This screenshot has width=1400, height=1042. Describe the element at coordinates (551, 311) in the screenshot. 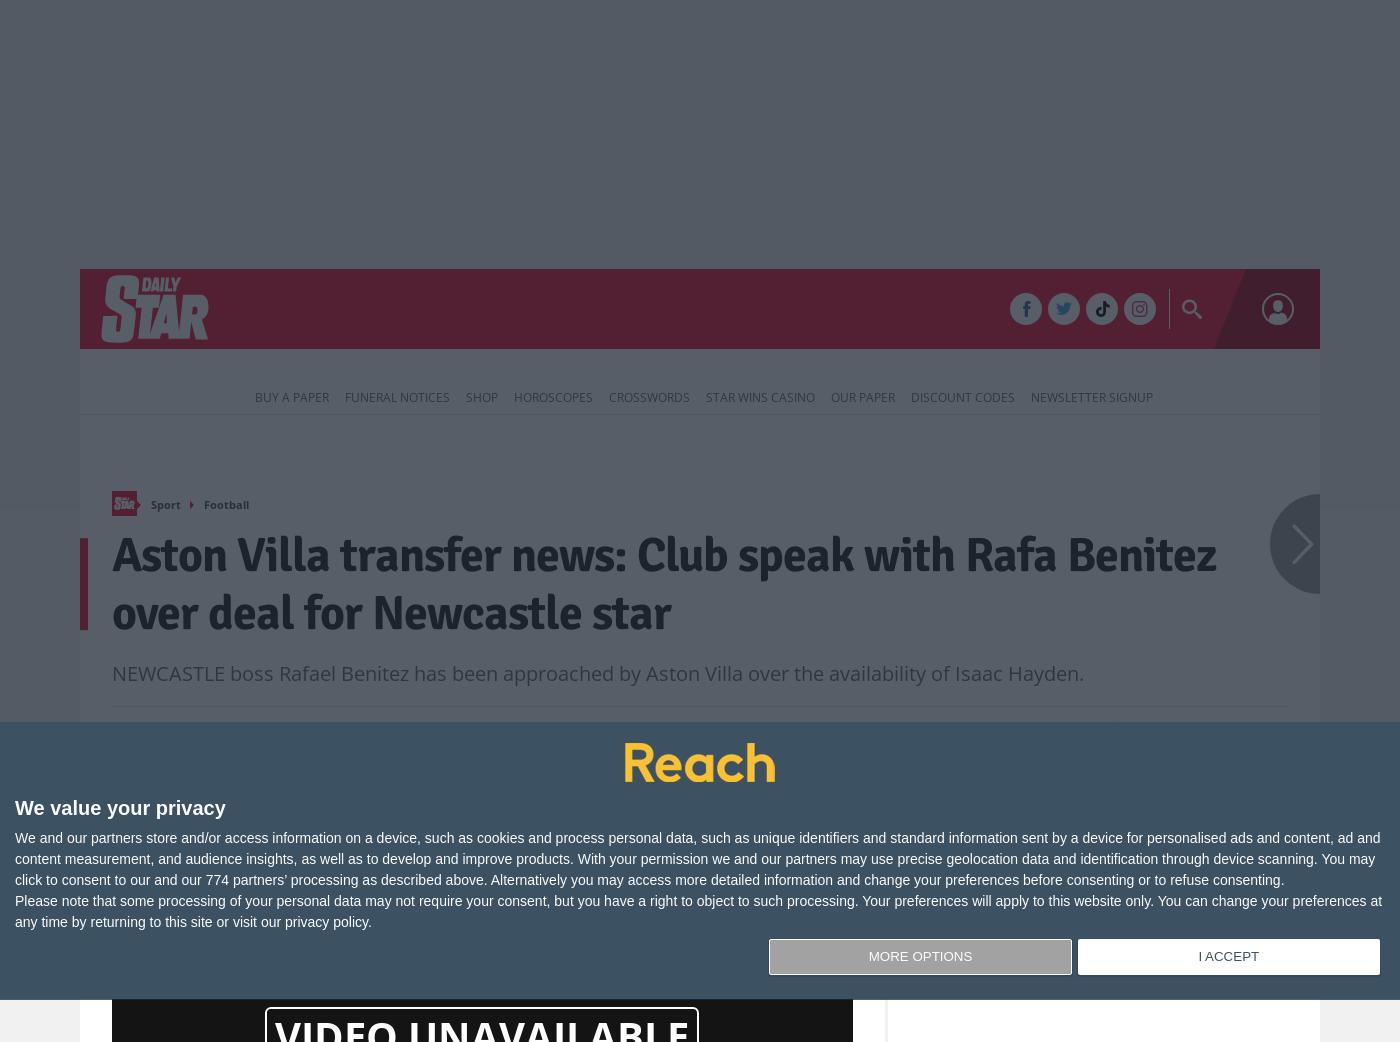

I see `'Life & Style'` at that location.